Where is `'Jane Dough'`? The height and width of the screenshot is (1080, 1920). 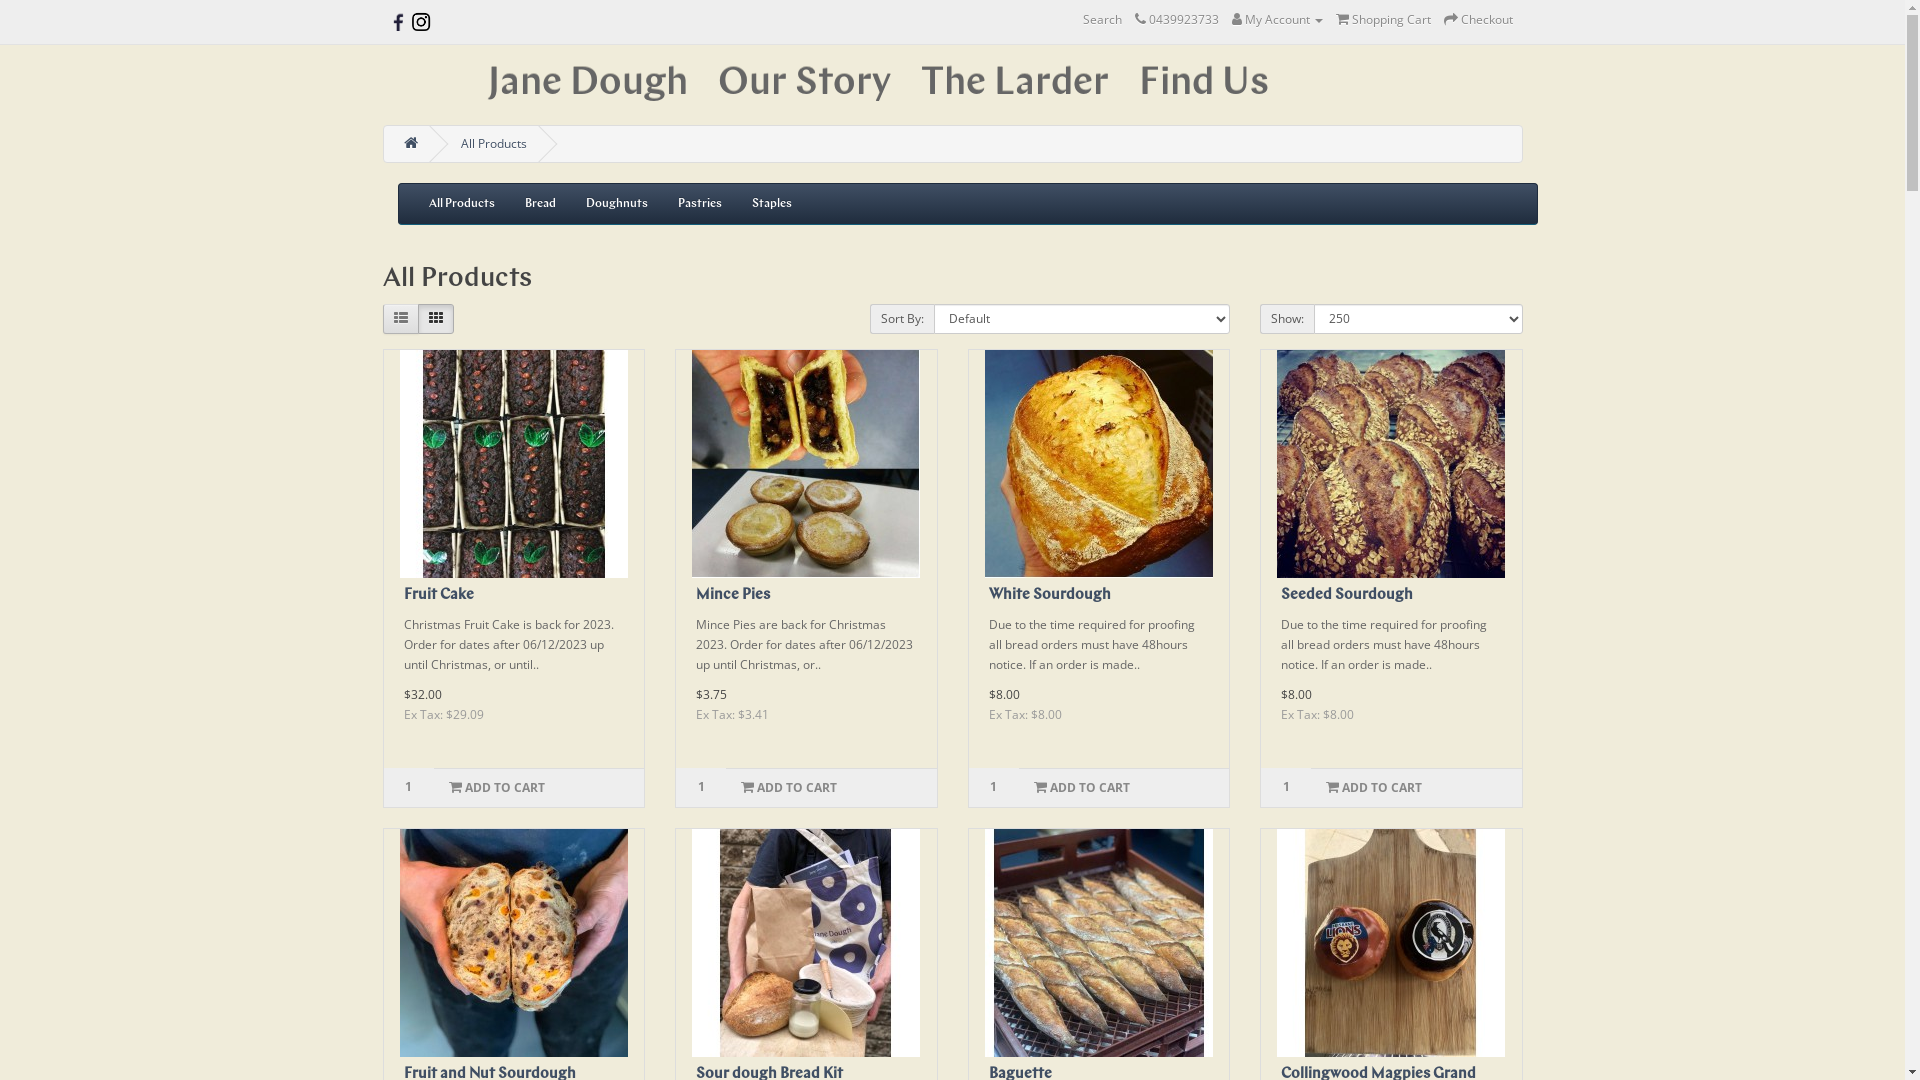 'Jane Dough' is located at coordinates (585, 83).